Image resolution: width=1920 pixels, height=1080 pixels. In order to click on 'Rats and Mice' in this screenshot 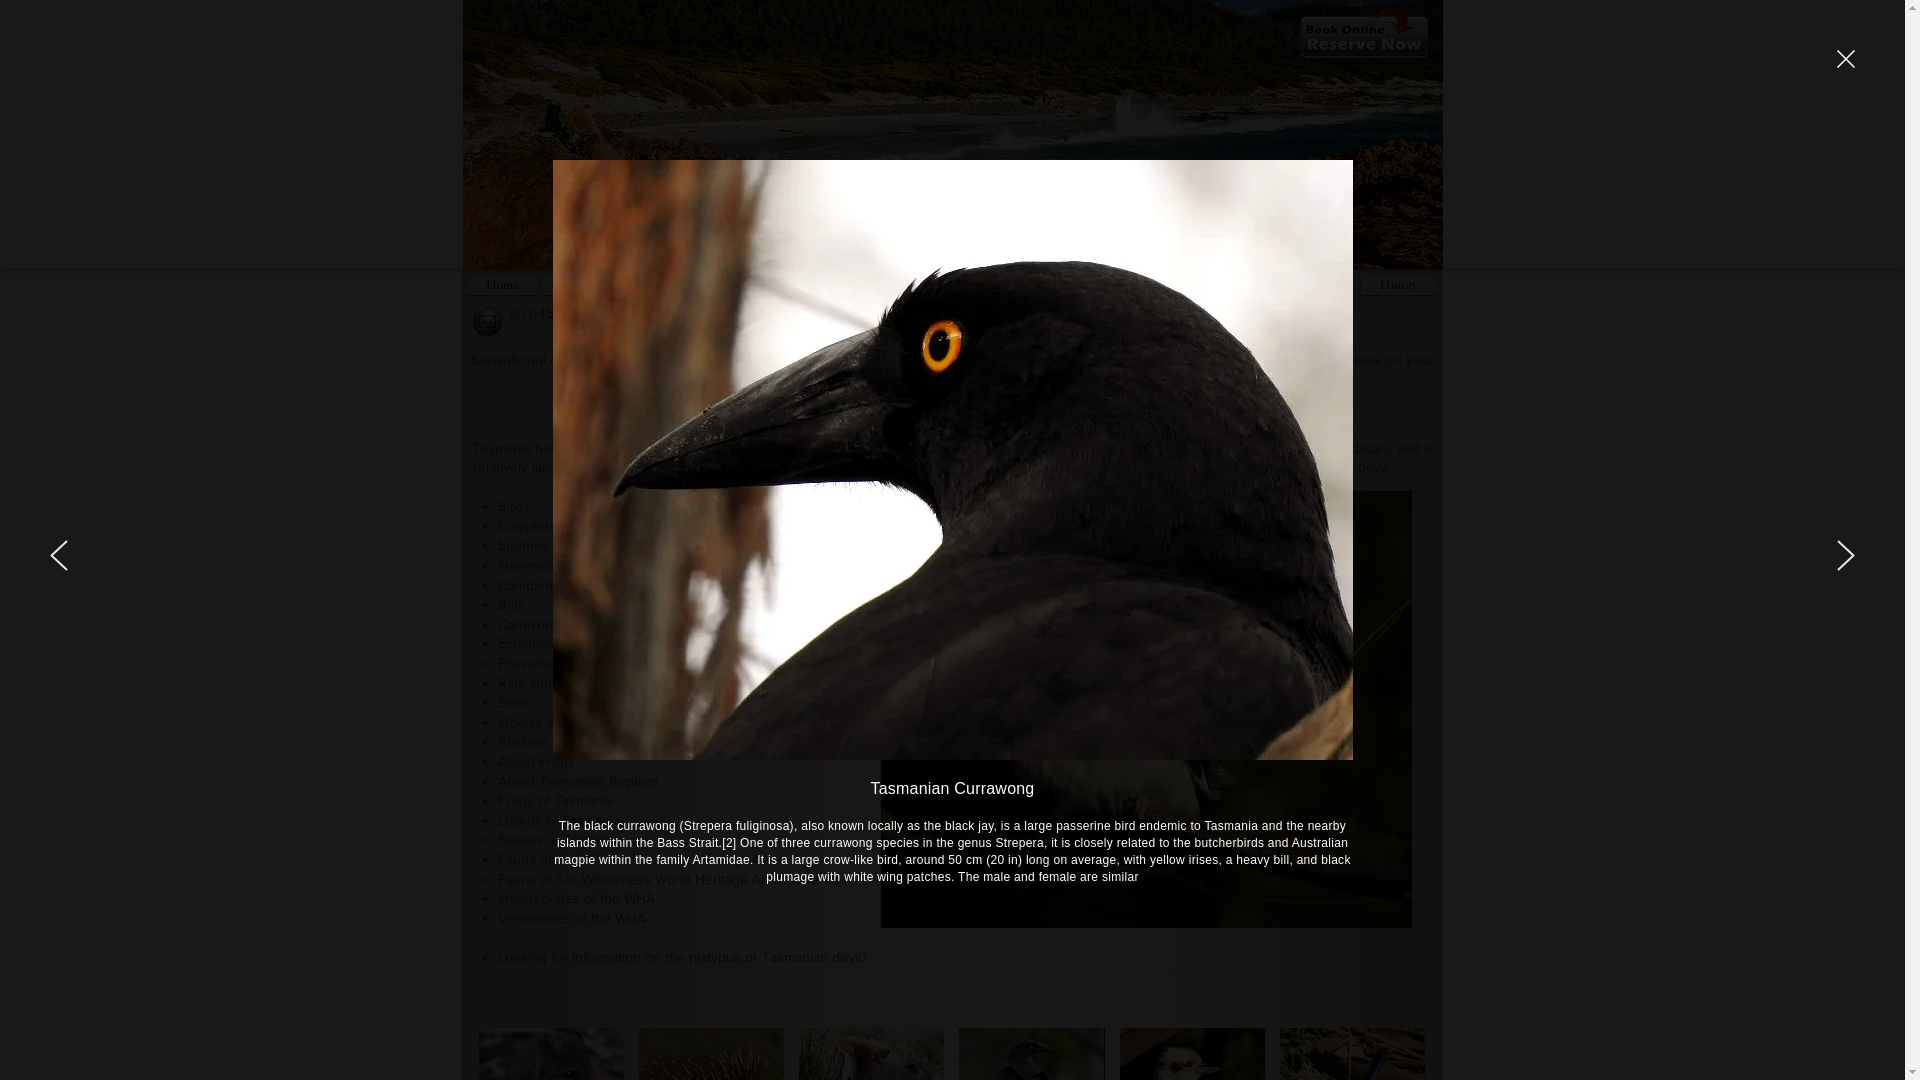, I will do `click(541, 681)`.